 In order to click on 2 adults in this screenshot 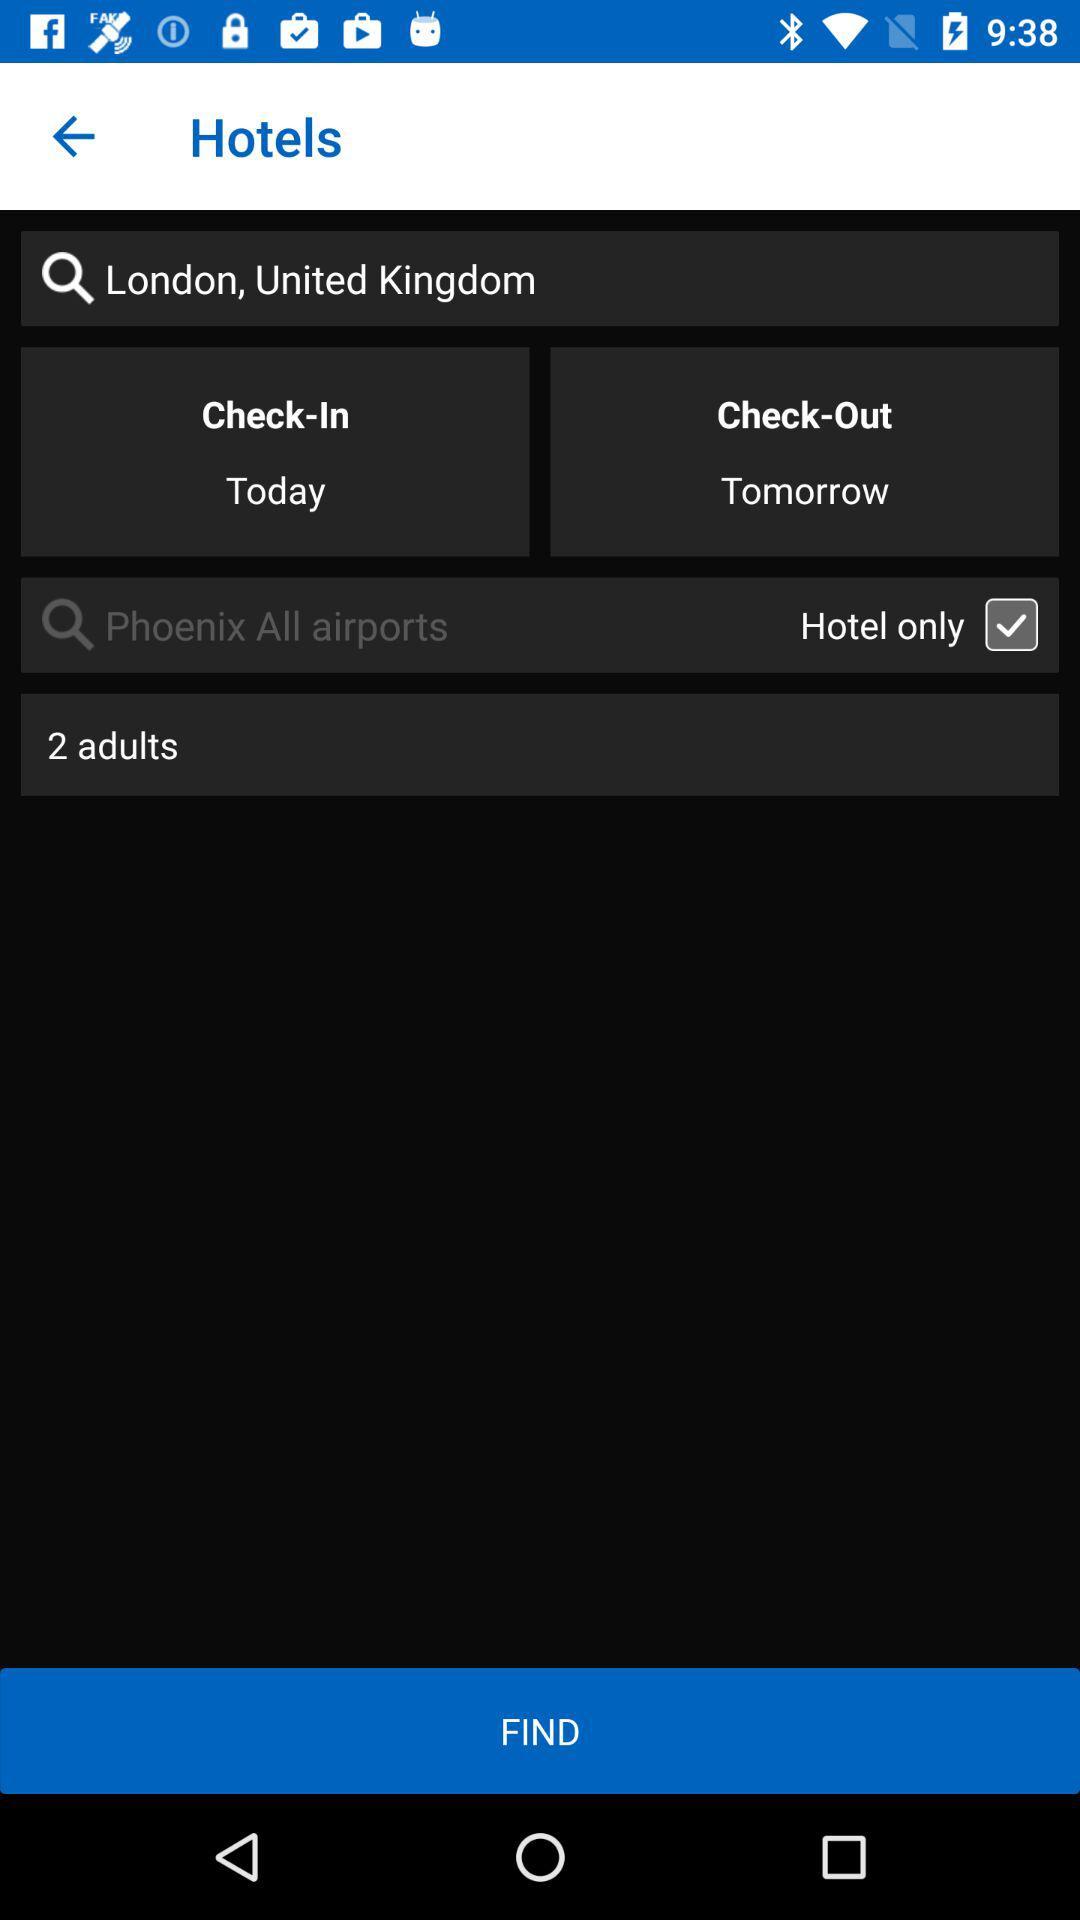, I will do `click(540, 743)`.